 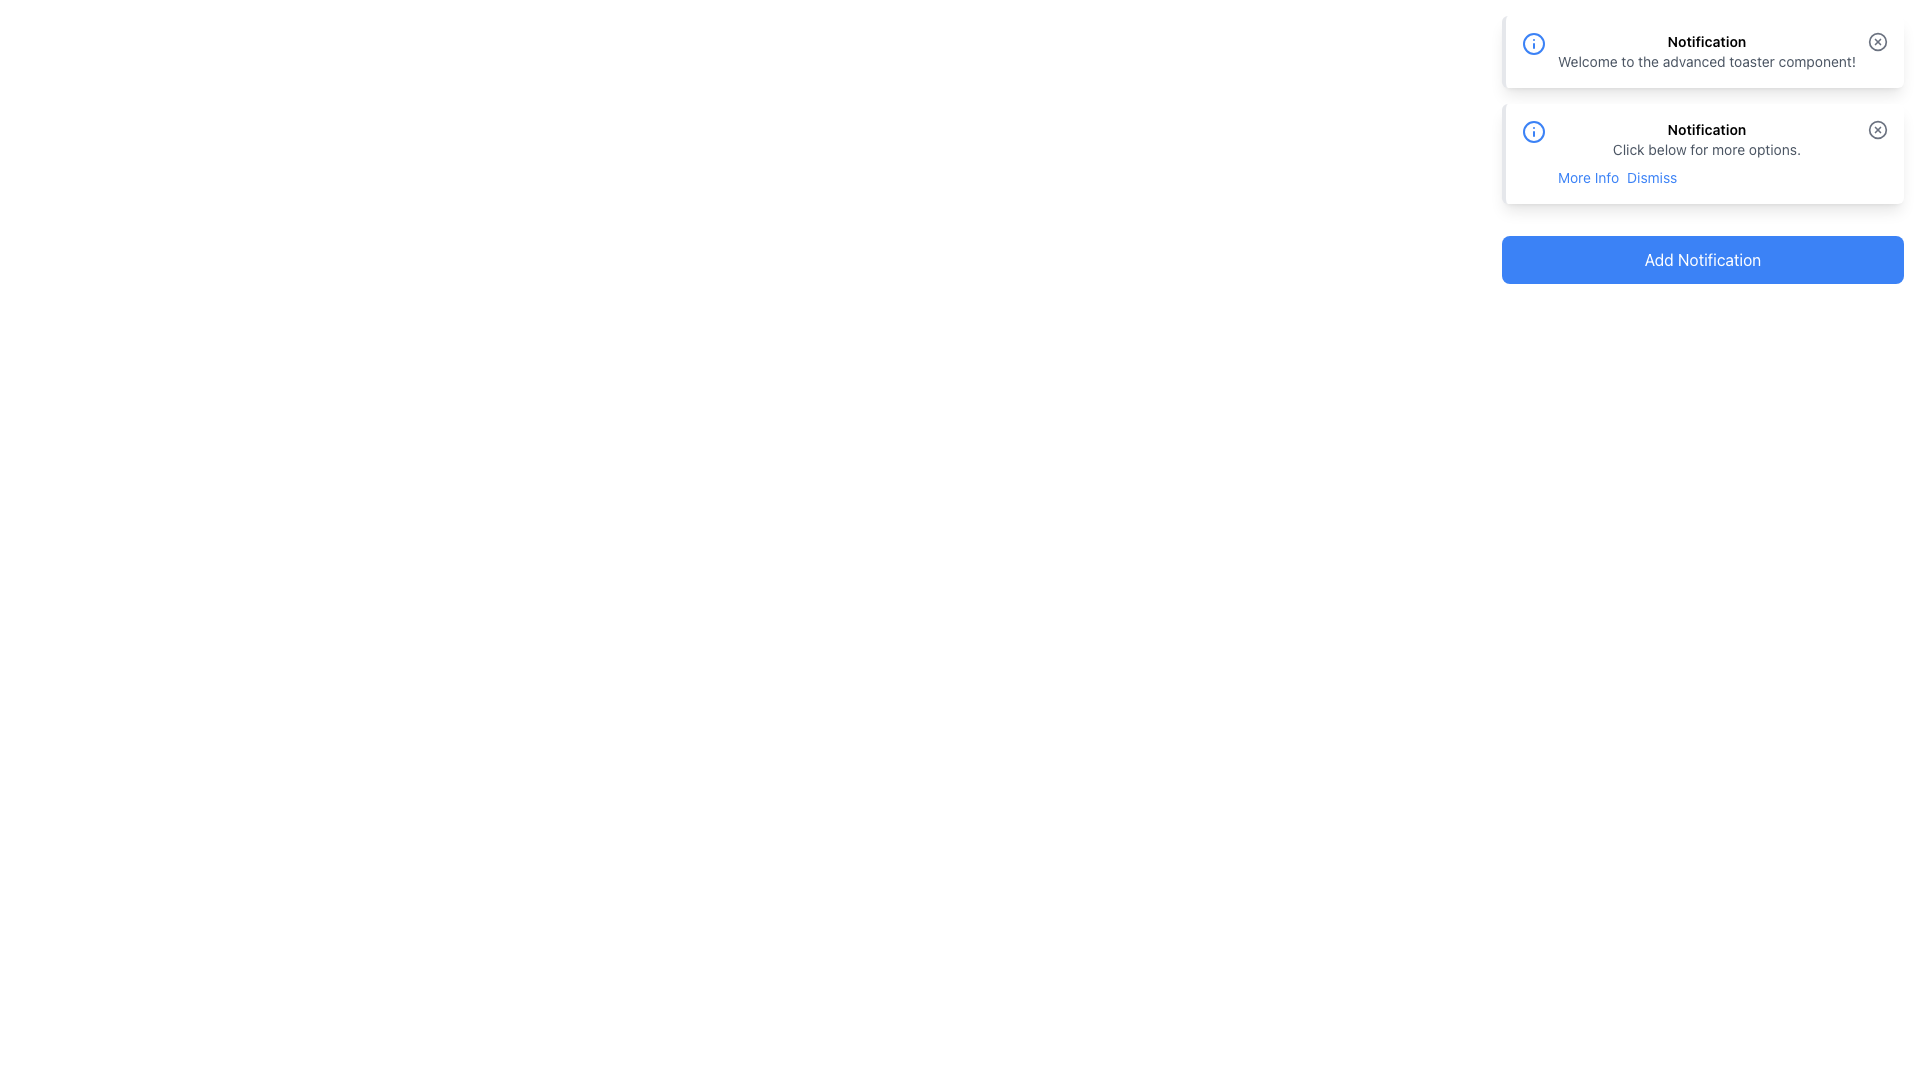 I want to click on the static text that says 'Click below for more options.' located under the 'Notification' title and above the 'More Info' and 'Dismiss' buttons, so click(x=1706, y=149).